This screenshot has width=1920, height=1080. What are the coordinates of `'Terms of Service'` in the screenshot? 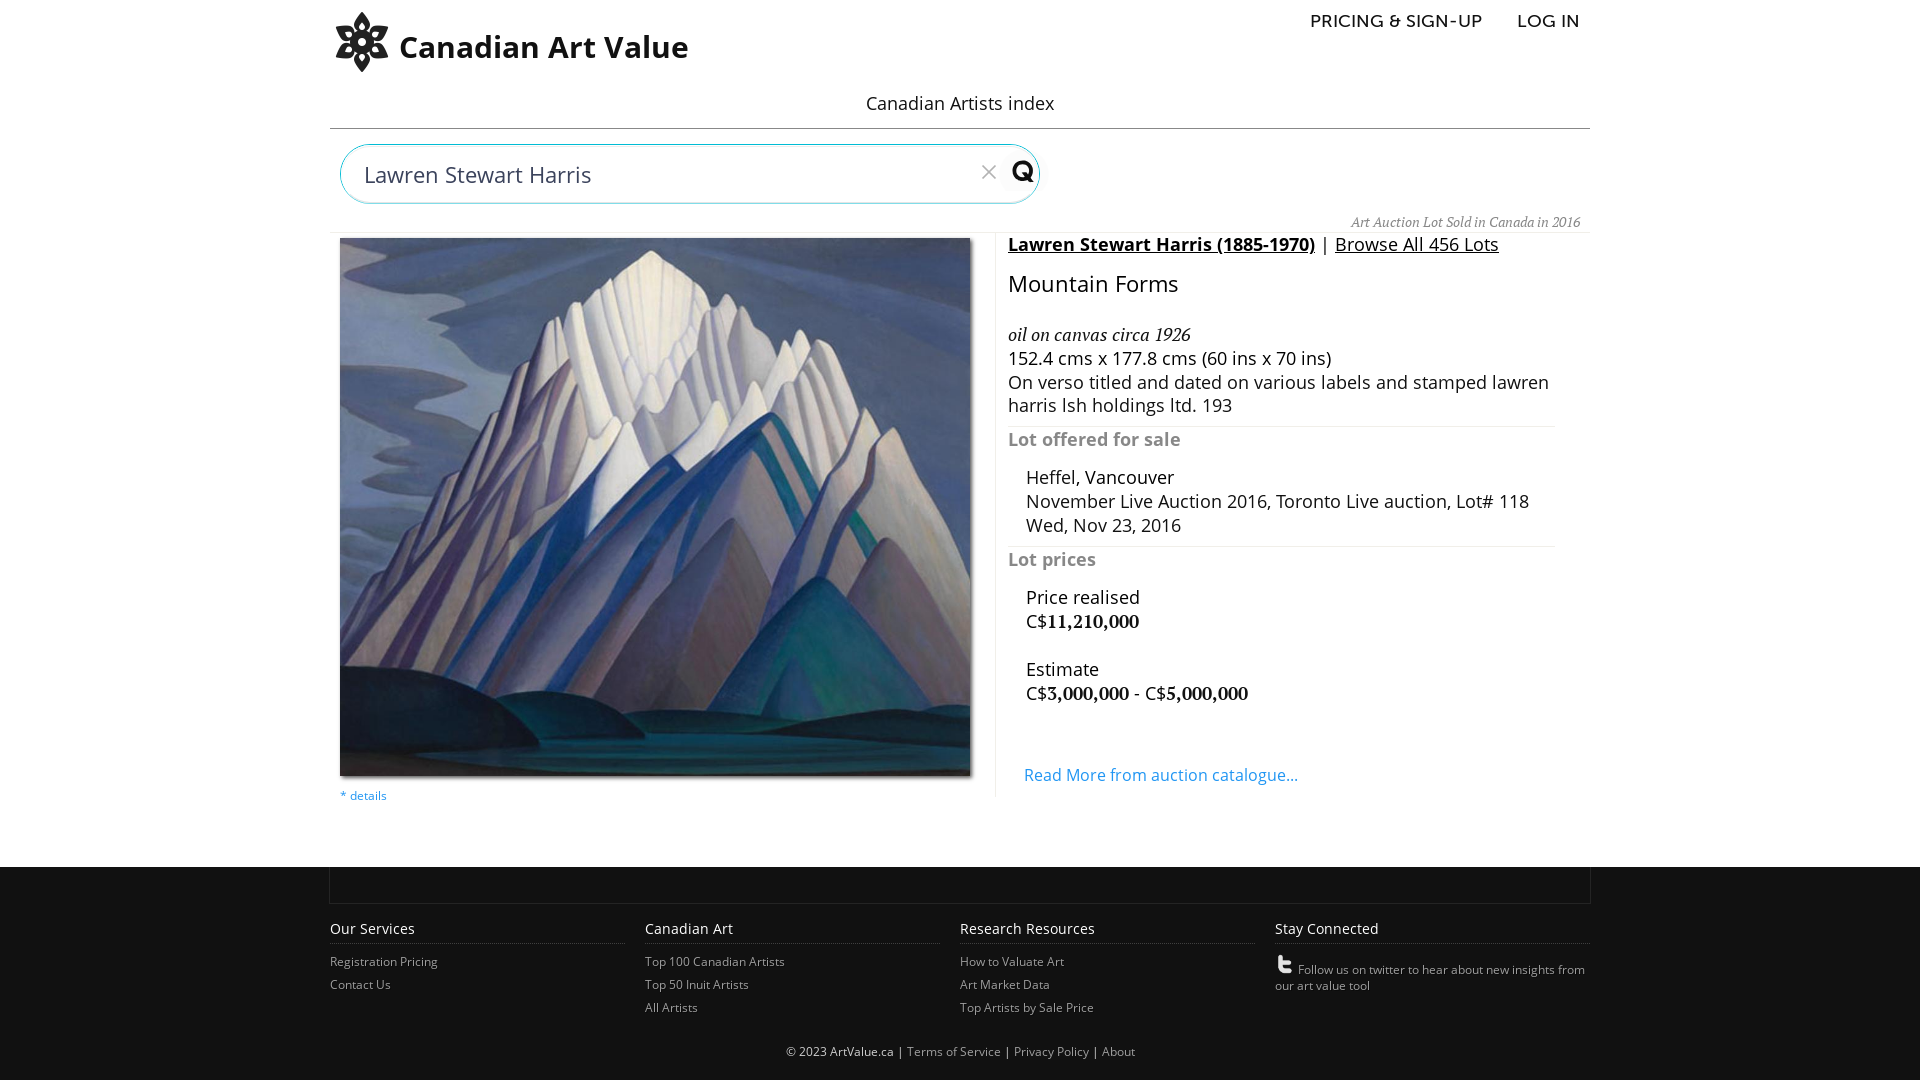 It's located at (952, 1050).